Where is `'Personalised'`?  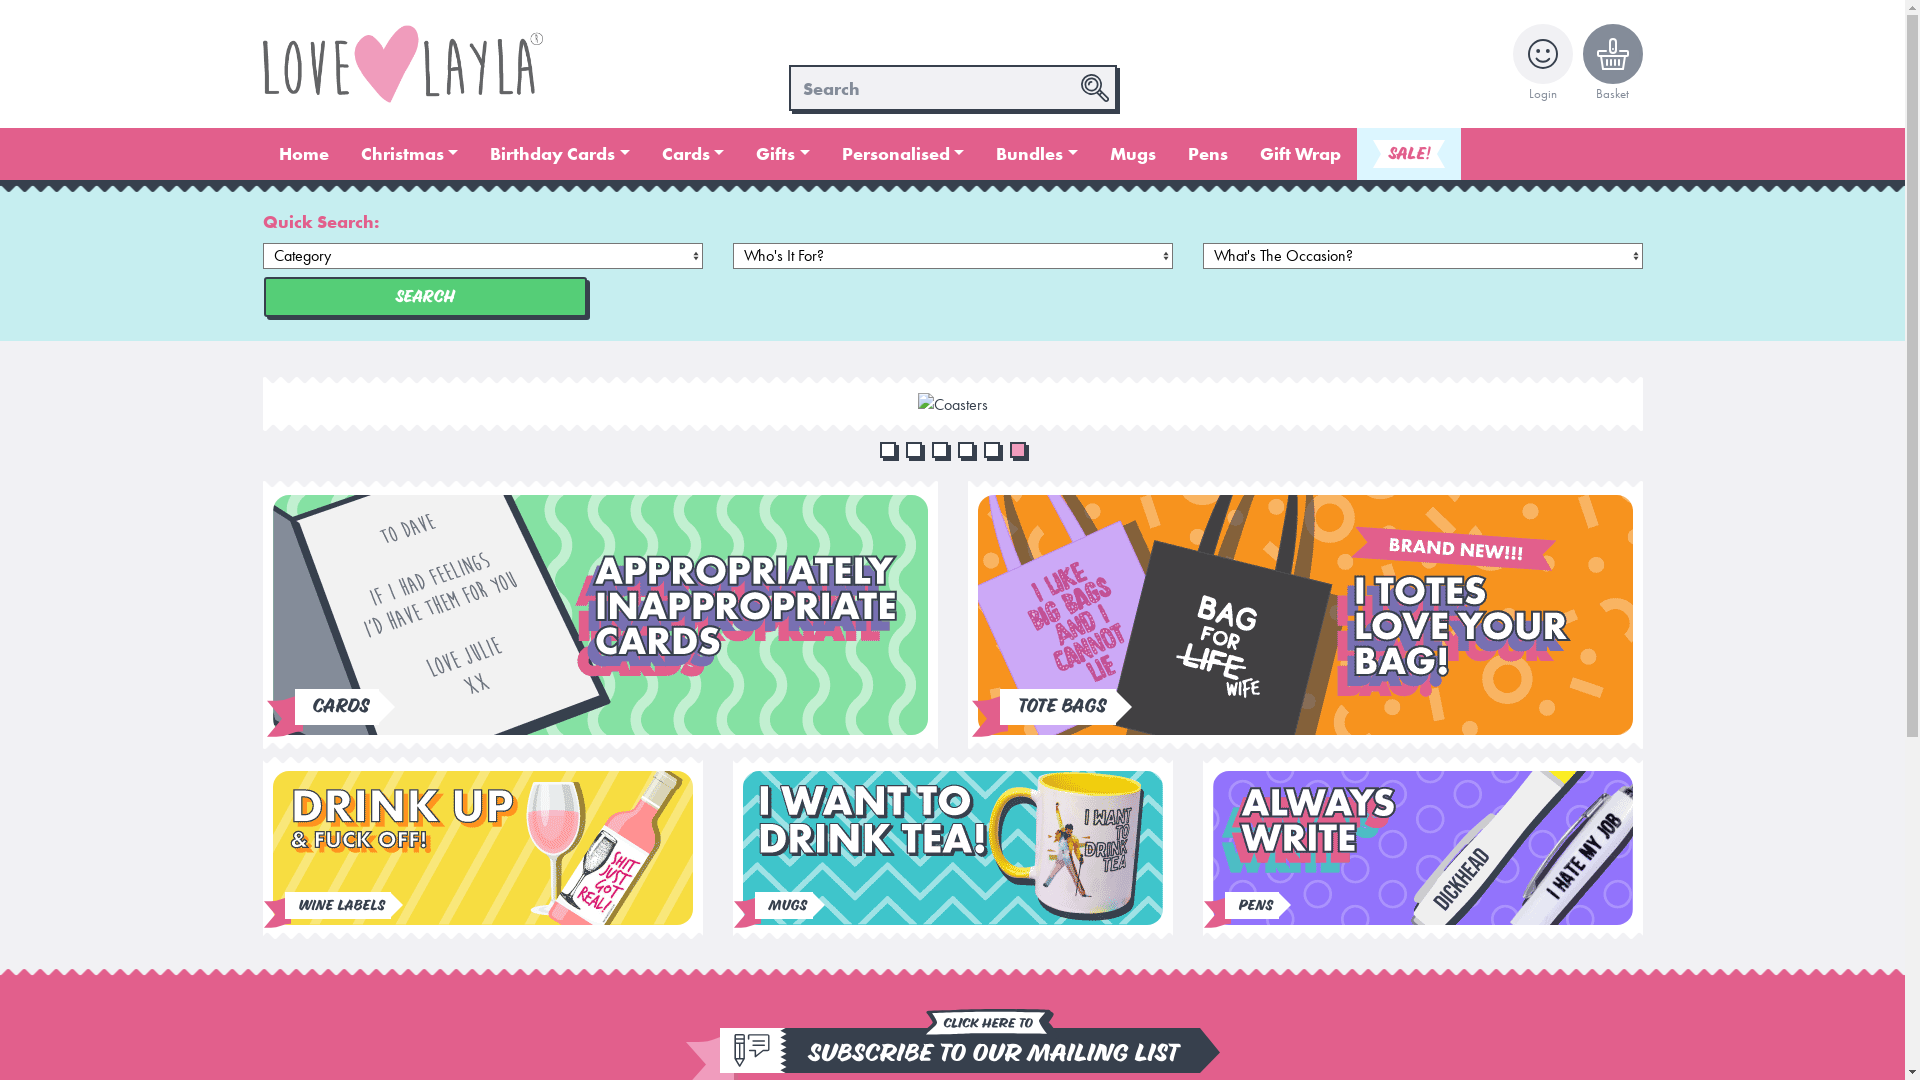 'Personalised' is located at coordinates (902, 153).